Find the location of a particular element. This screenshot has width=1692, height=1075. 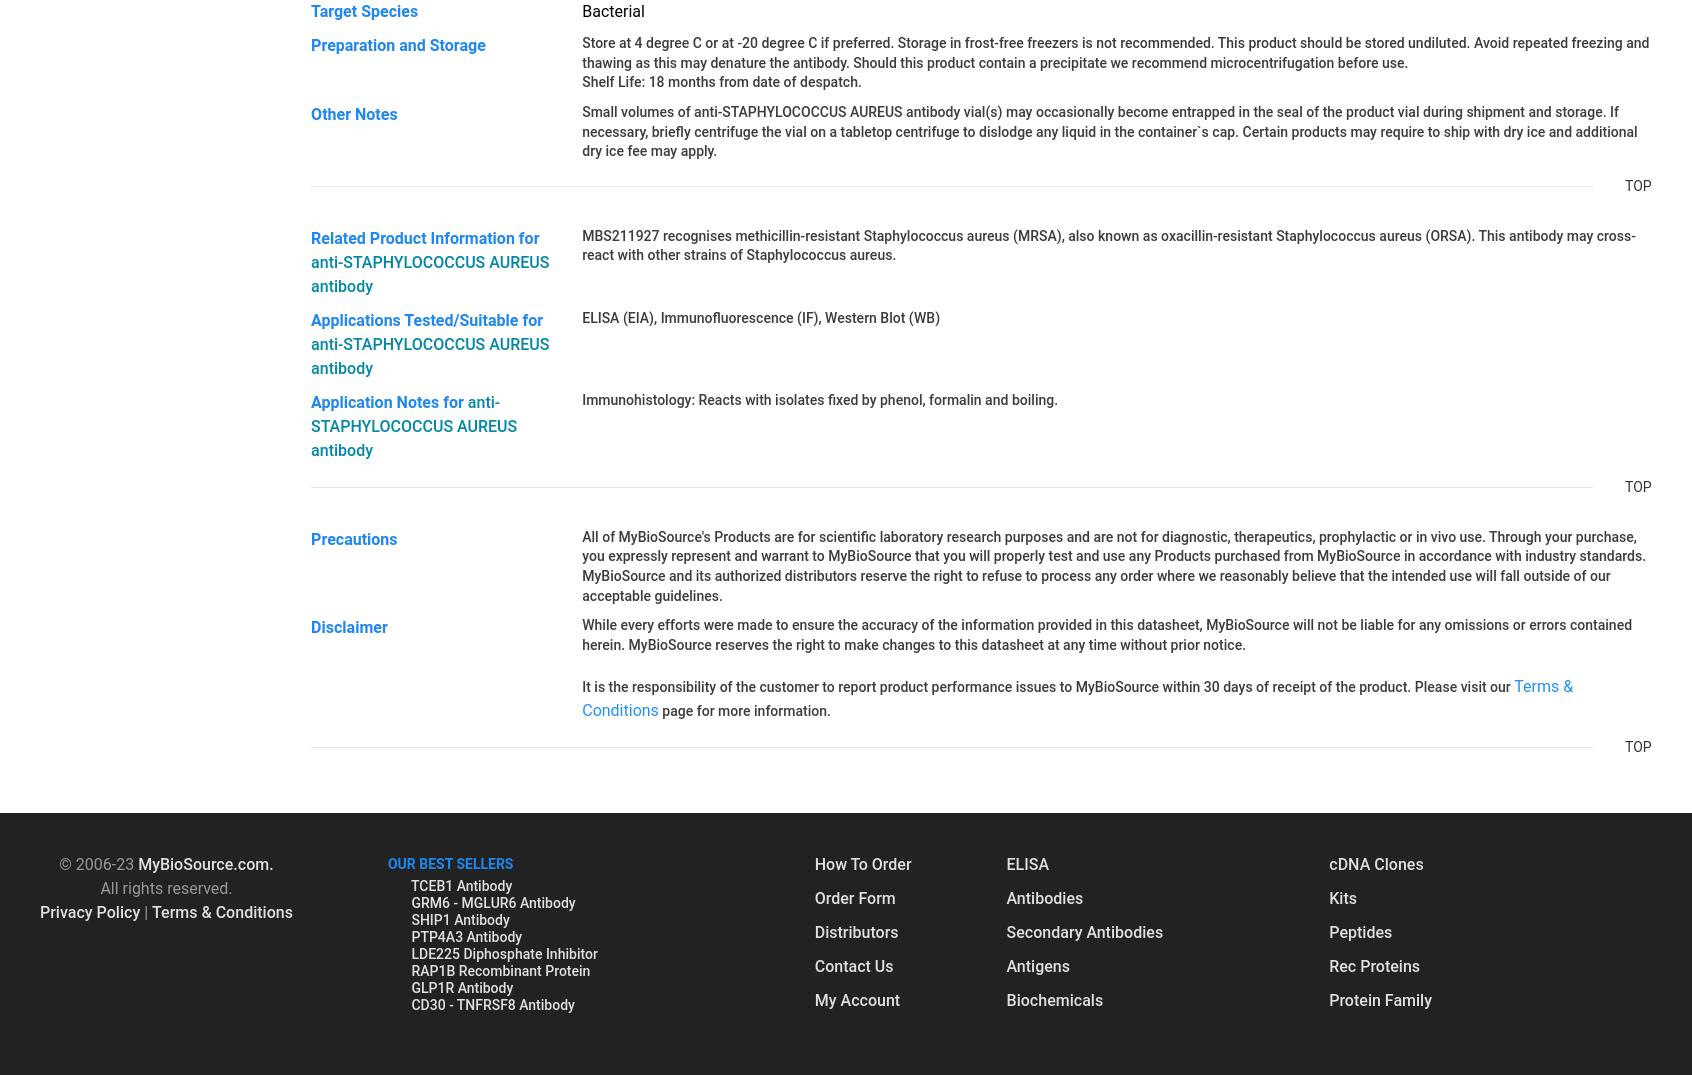

'Rec Proteins' is located at coordinates (1374, 965).